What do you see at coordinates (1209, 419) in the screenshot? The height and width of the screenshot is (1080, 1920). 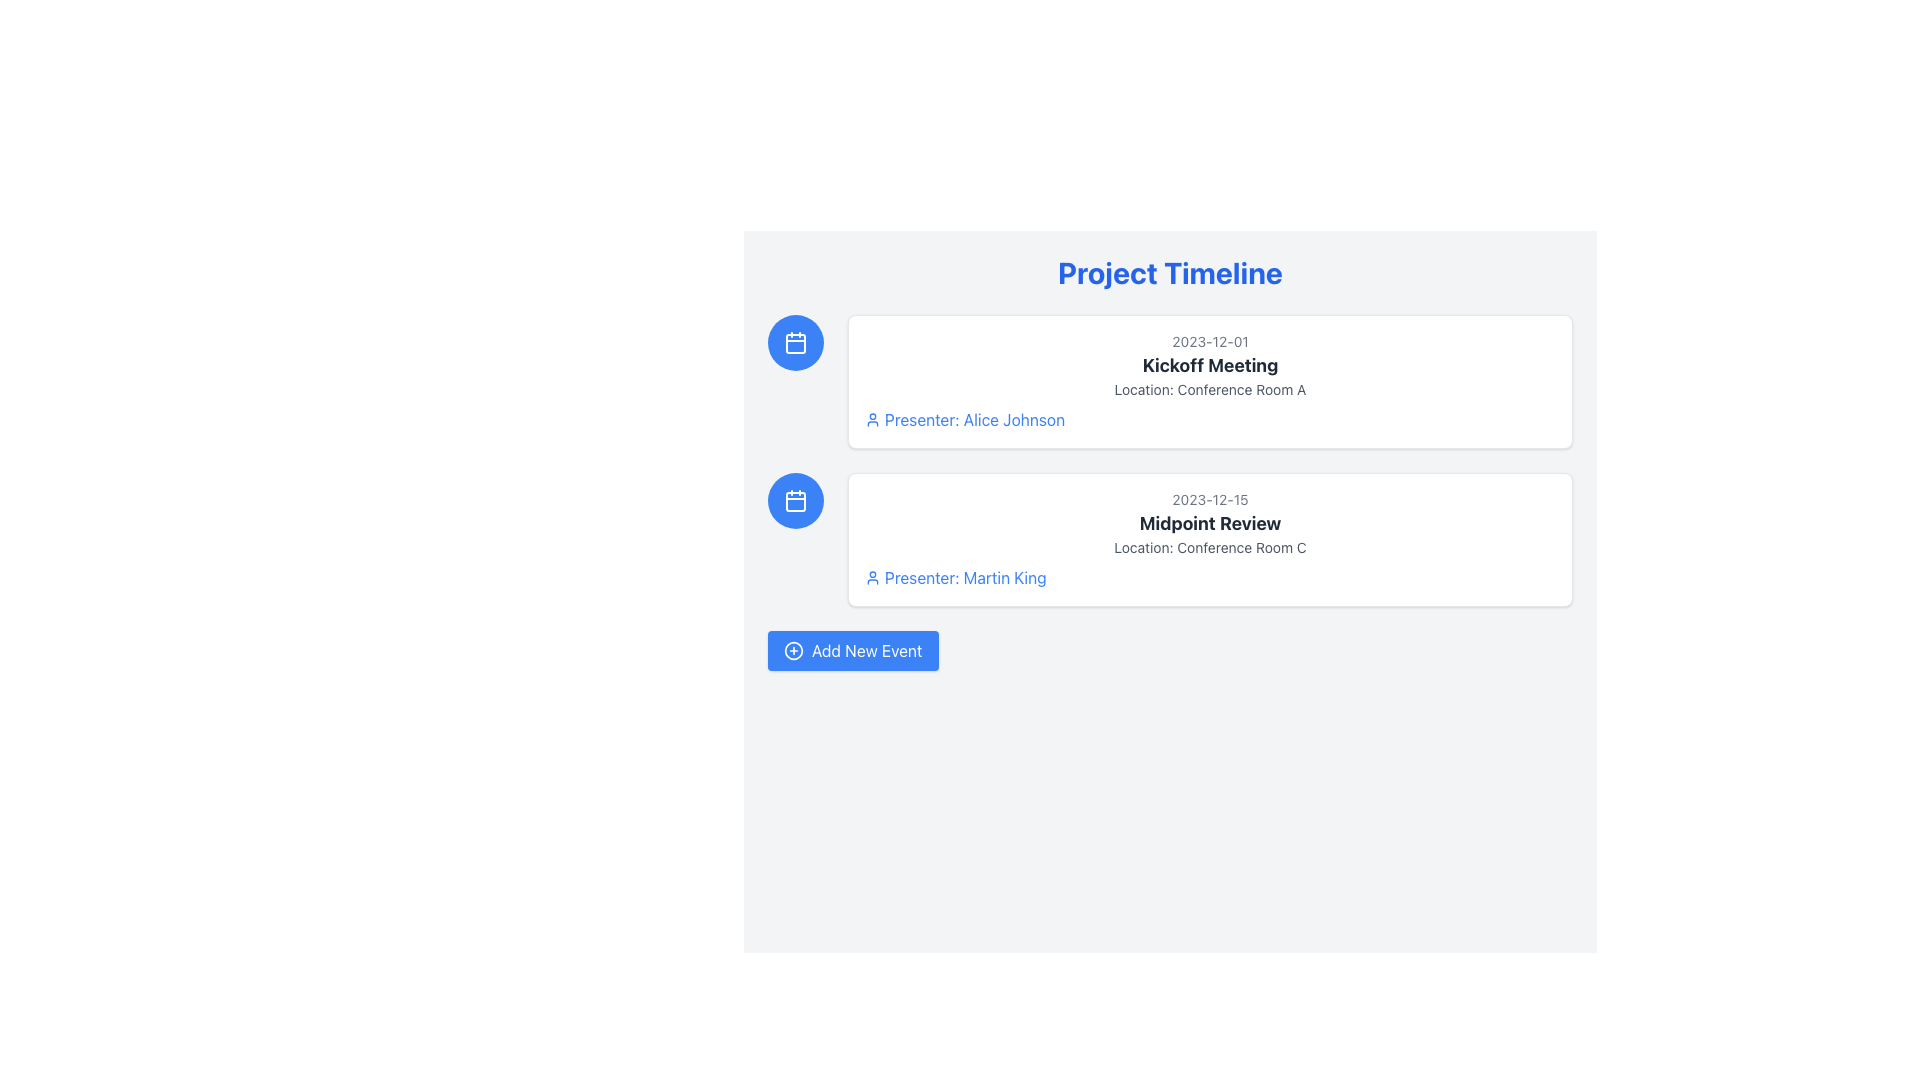 I see `the text label that reads 'Presenter: Alice Johnson' accompanied by a user profile icon, located in the details box for the 'Kickoff Meeting' entry` at bounding box center [1209, 419].